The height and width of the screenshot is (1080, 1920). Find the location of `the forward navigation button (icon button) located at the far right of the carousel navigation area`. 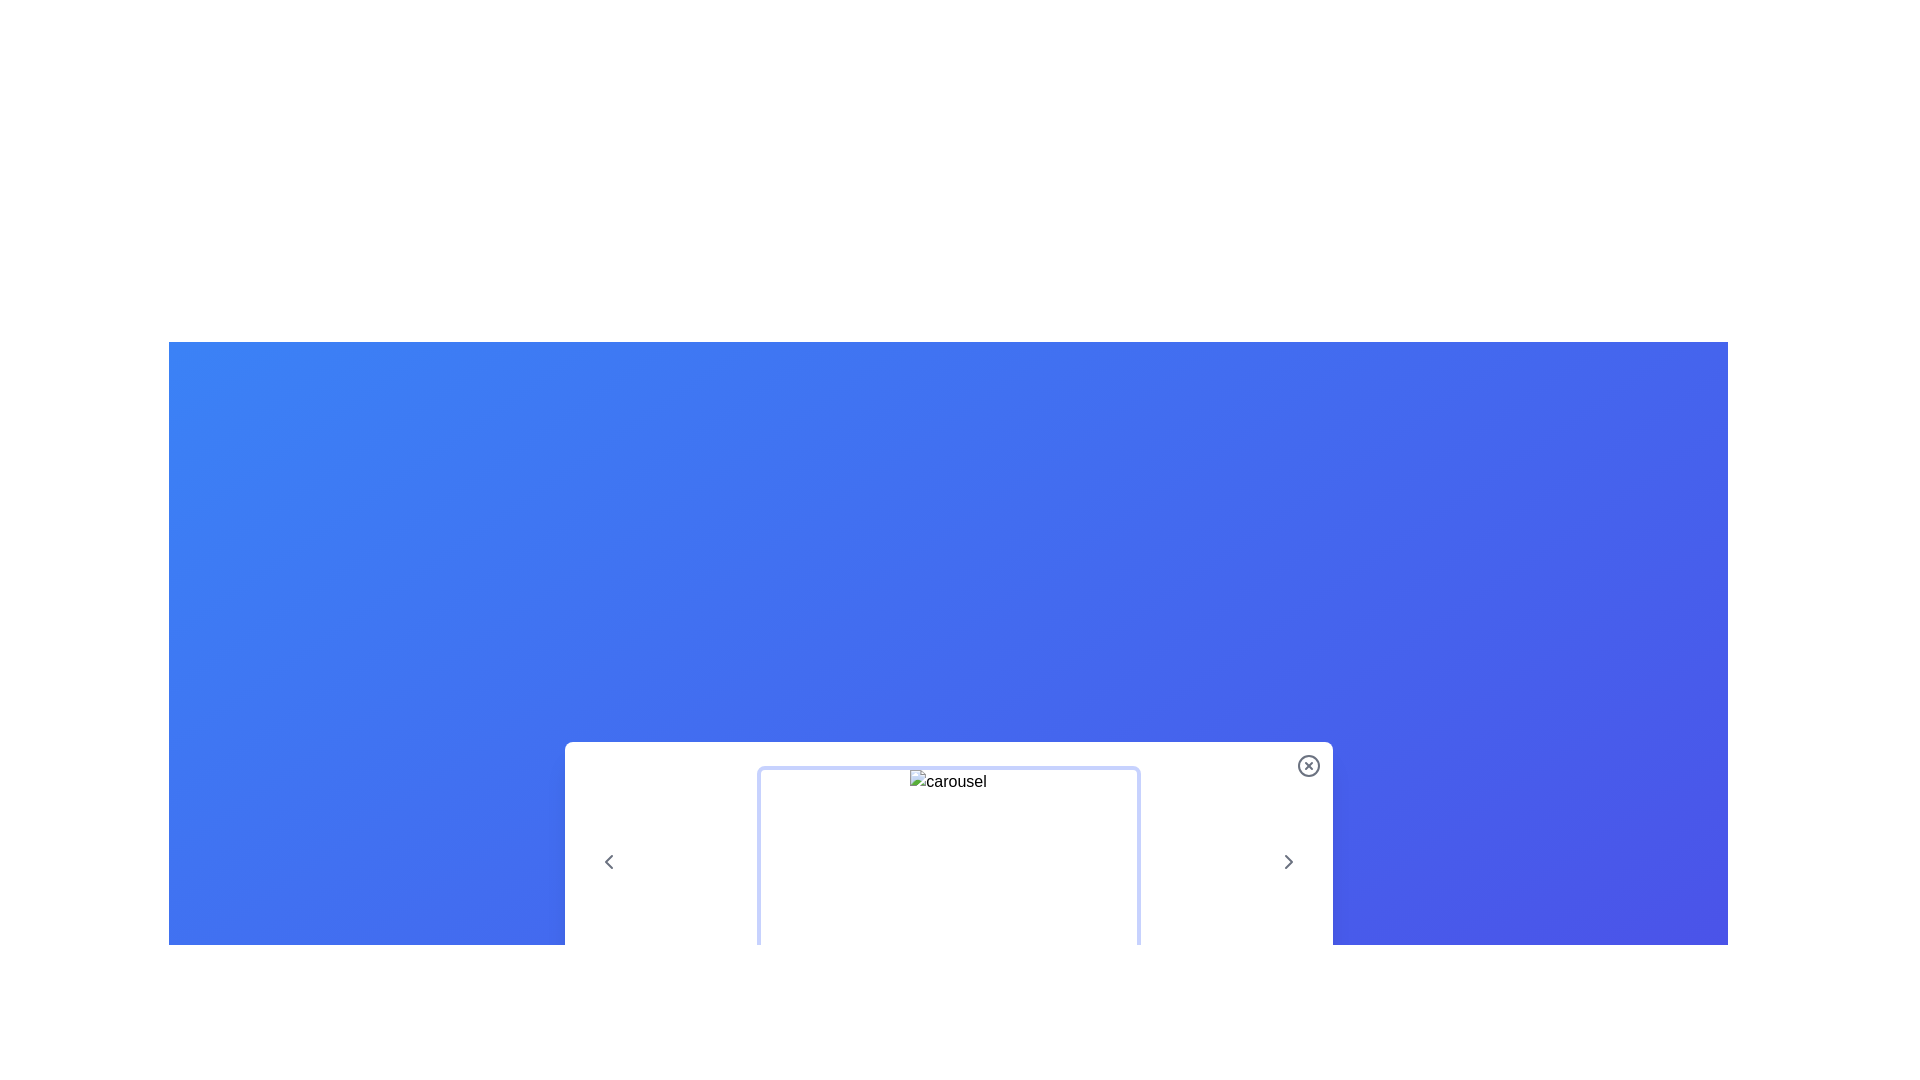

the forward navigation button (icon button) located at the far right of the carousel navigation area is located at coordinates (1288, 860).